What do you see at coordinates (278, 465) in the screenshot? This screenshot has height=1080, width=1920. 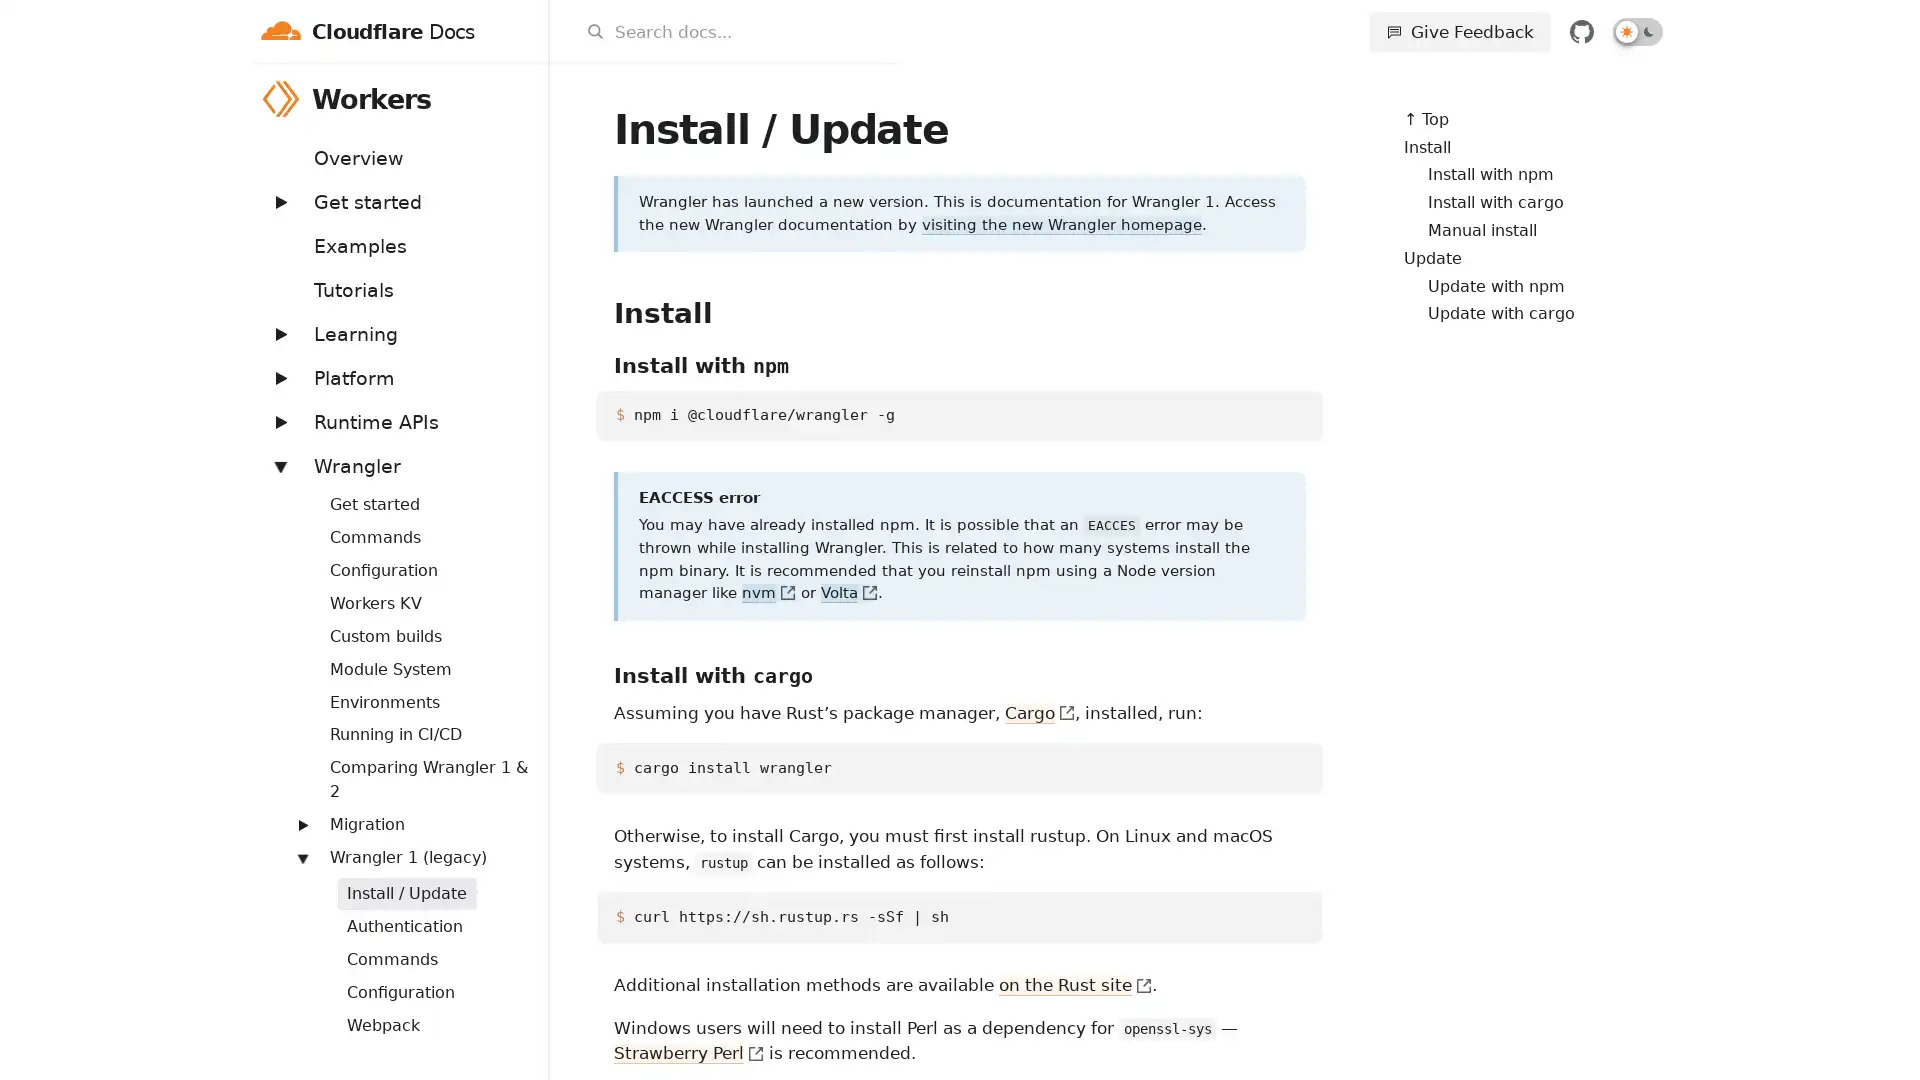 I see `Expand: Wrangler` at bounding box center [278, 465].